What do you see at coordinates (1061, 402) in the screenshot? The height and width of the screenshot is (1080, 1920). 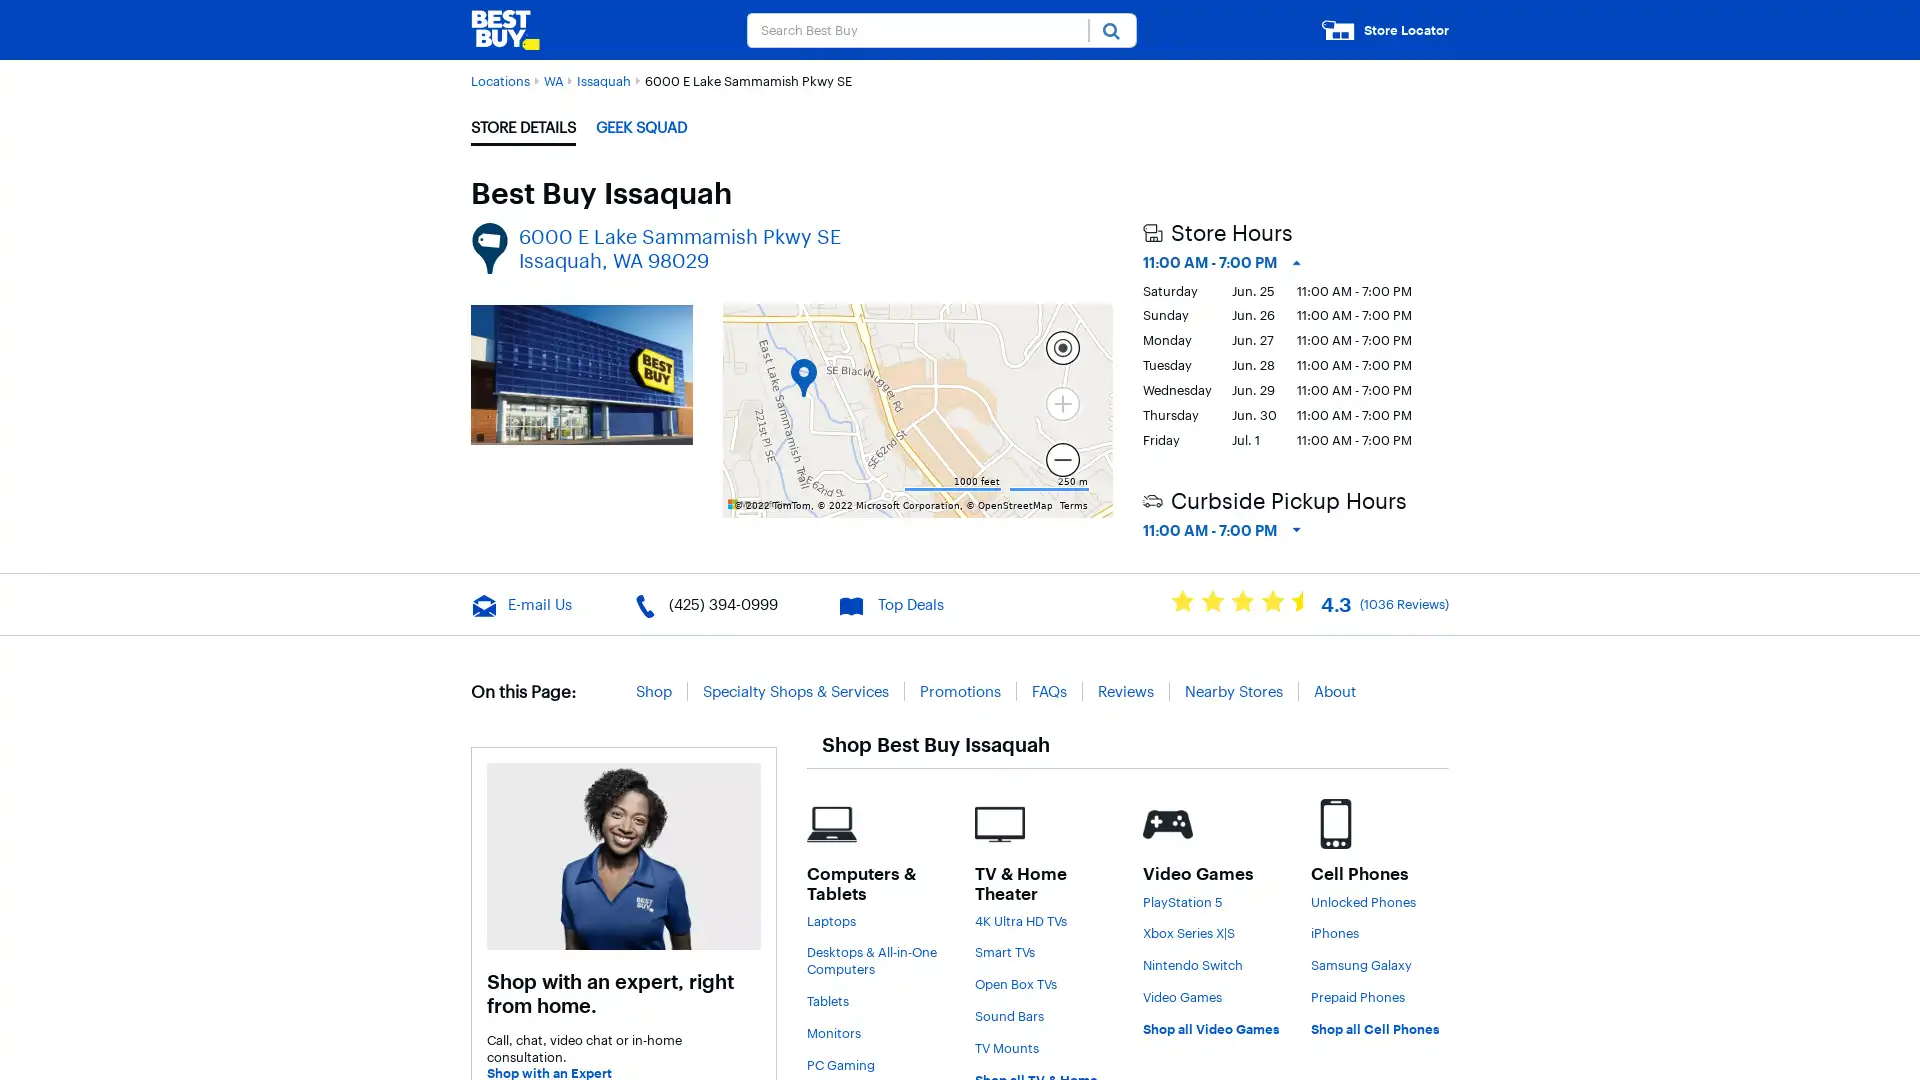 I see `Current Level 15, Zoom In Zoom in Disabled` at bounding box center [1061, 402].